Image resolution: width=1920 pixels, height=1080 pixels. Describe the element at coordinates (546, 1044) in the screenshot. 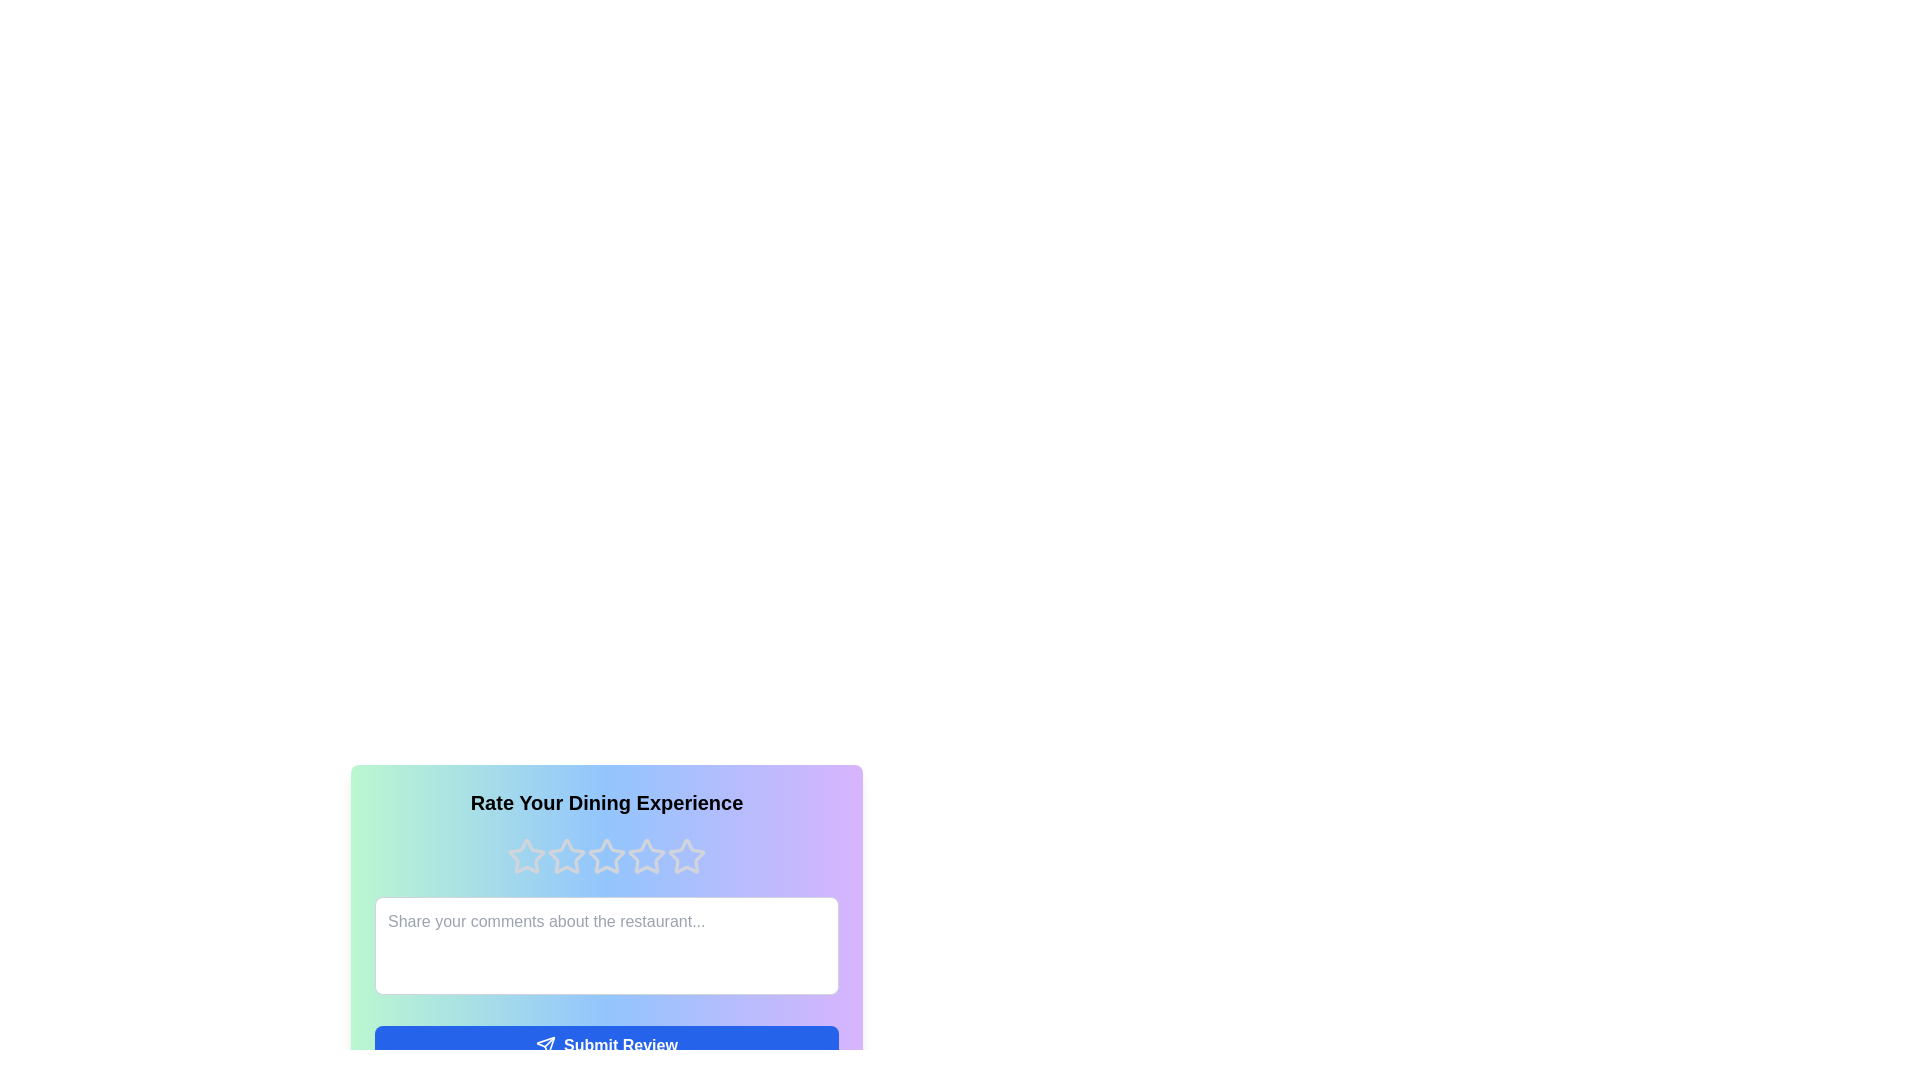

I see `the send arrow icon, which is styled like a paper airplane and located near the submit button of the review submission form` at that location.